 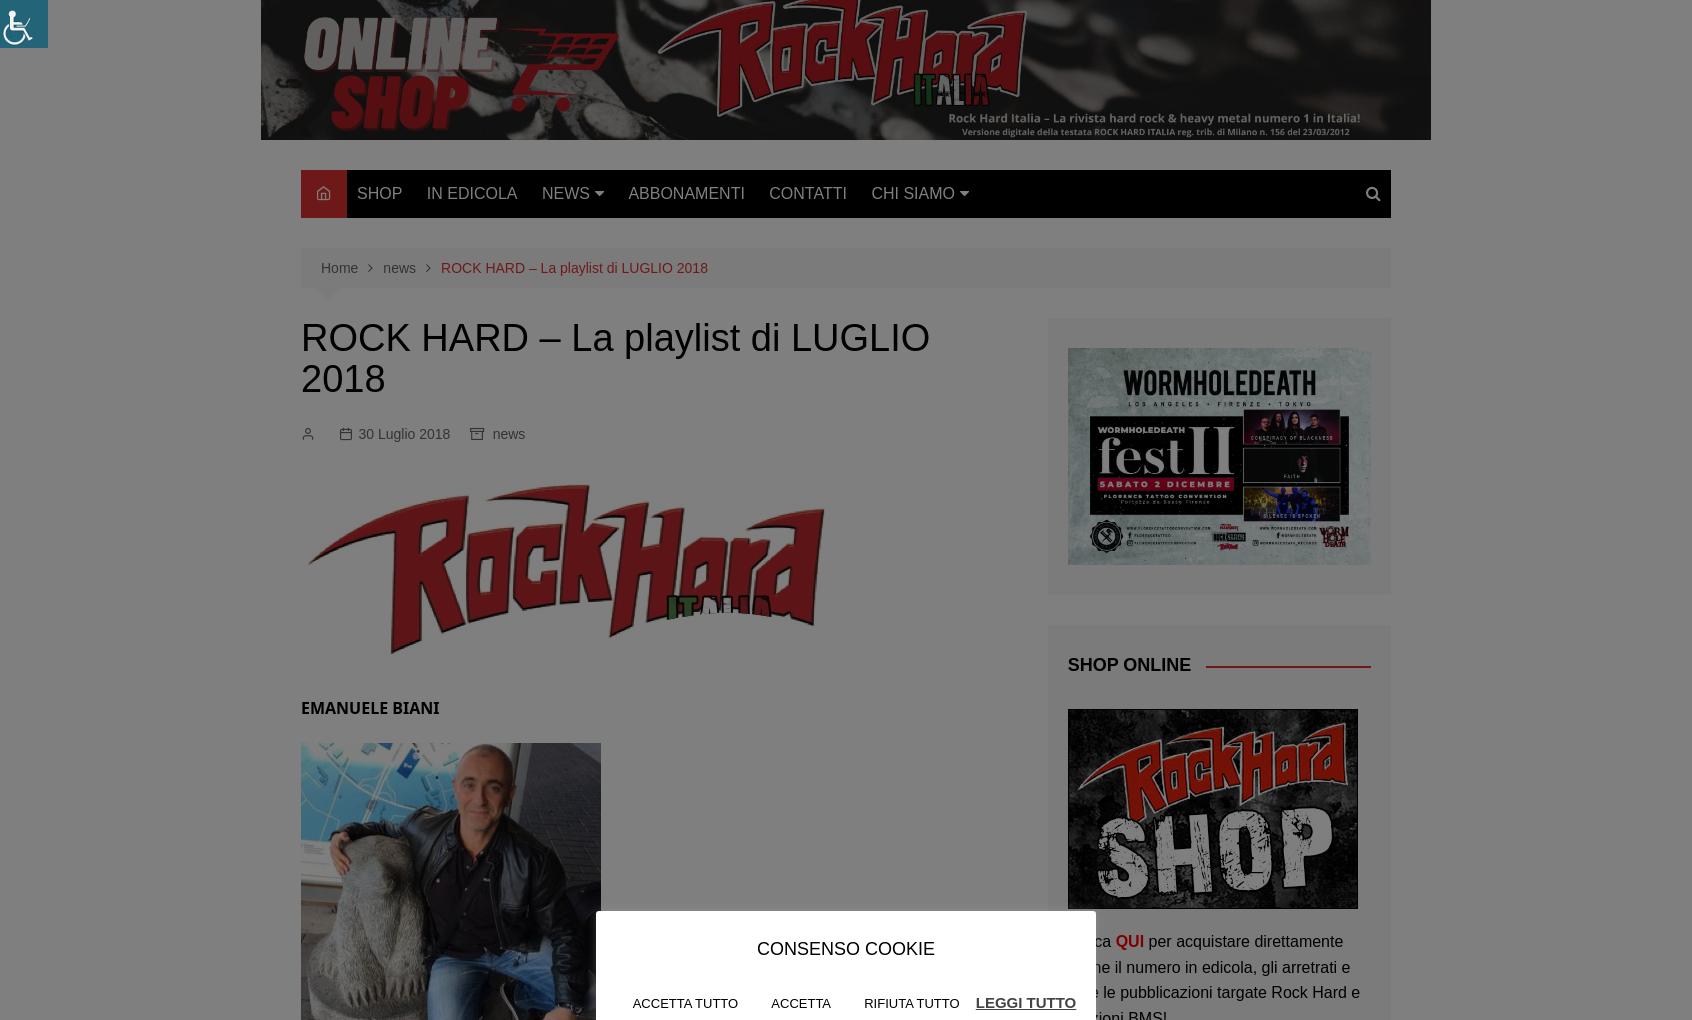 I want to click on 'NEWS', so click(x=564, y=192).